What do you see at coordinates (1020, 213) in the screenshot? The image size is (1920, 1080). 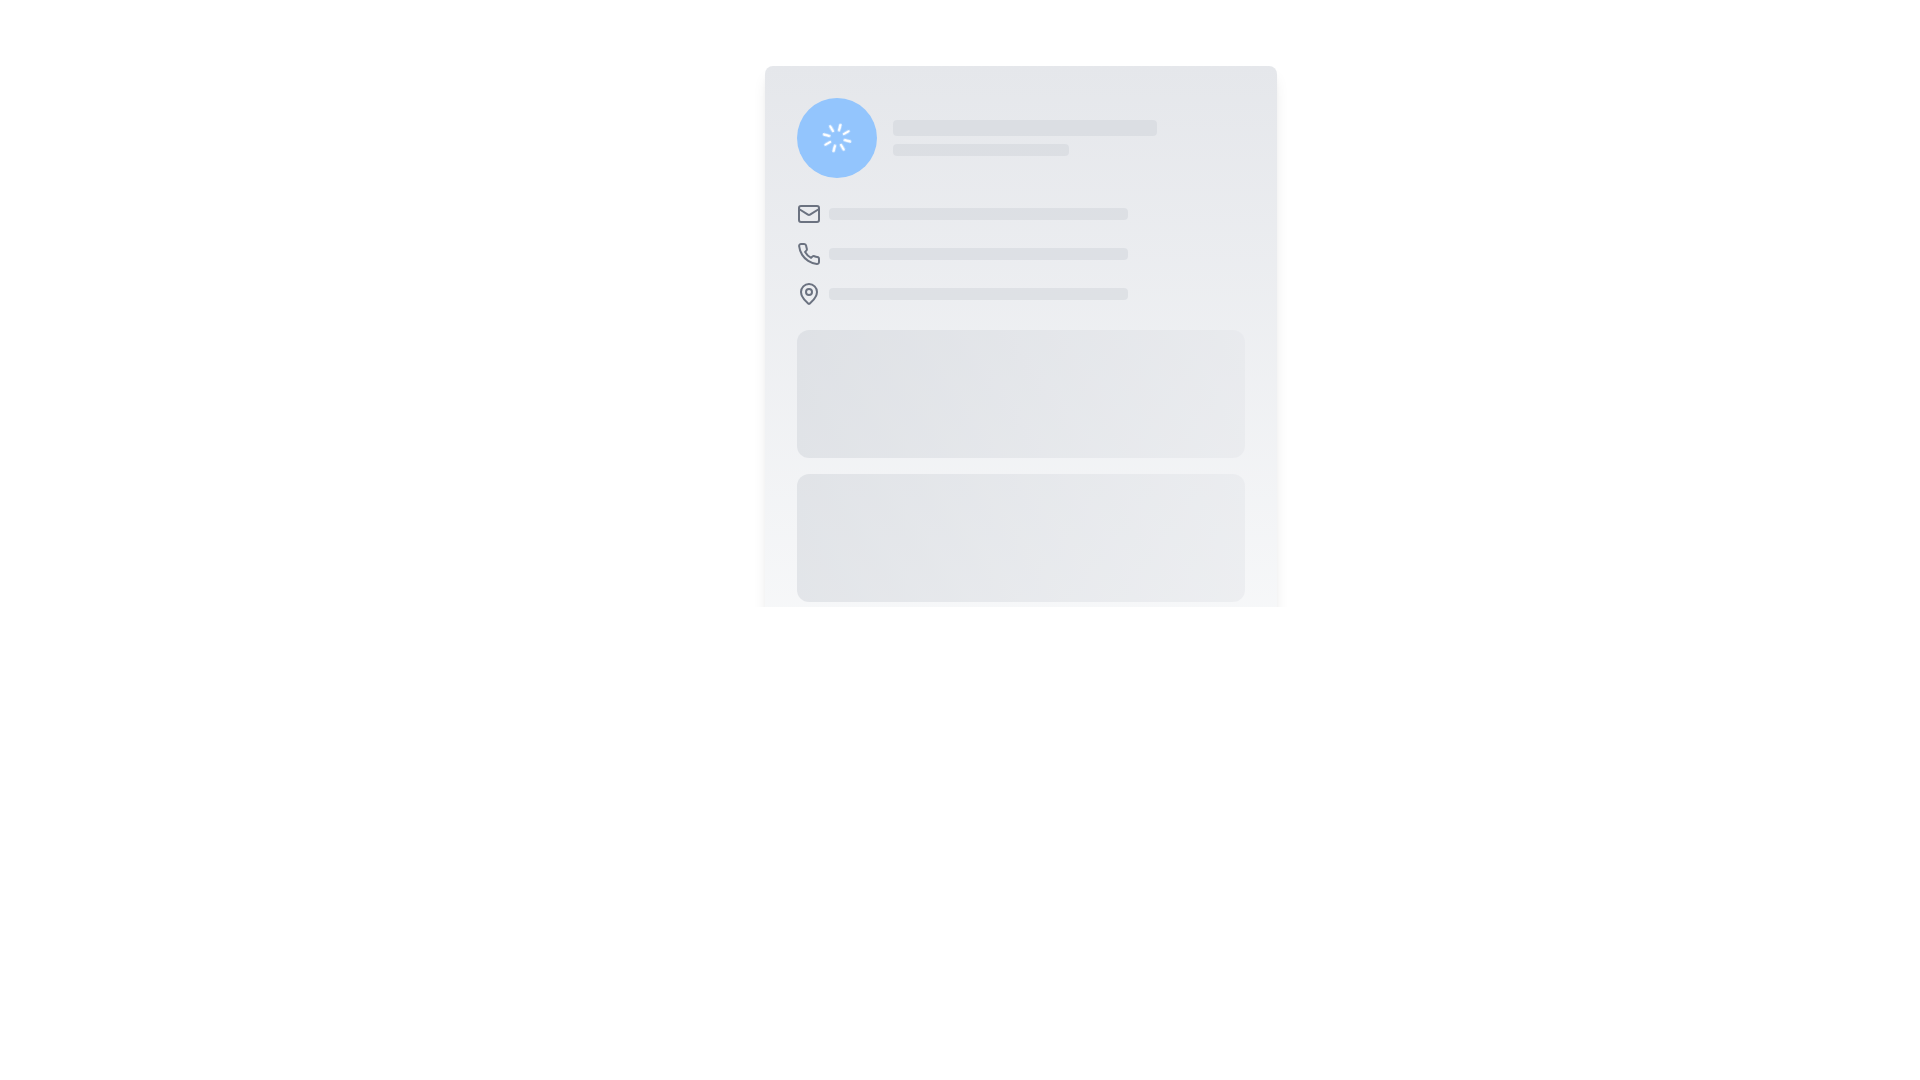 I see `placeholder component consisting of an envelope icon and a gray loading bar for visual context` at bounding box center [1020, 213].